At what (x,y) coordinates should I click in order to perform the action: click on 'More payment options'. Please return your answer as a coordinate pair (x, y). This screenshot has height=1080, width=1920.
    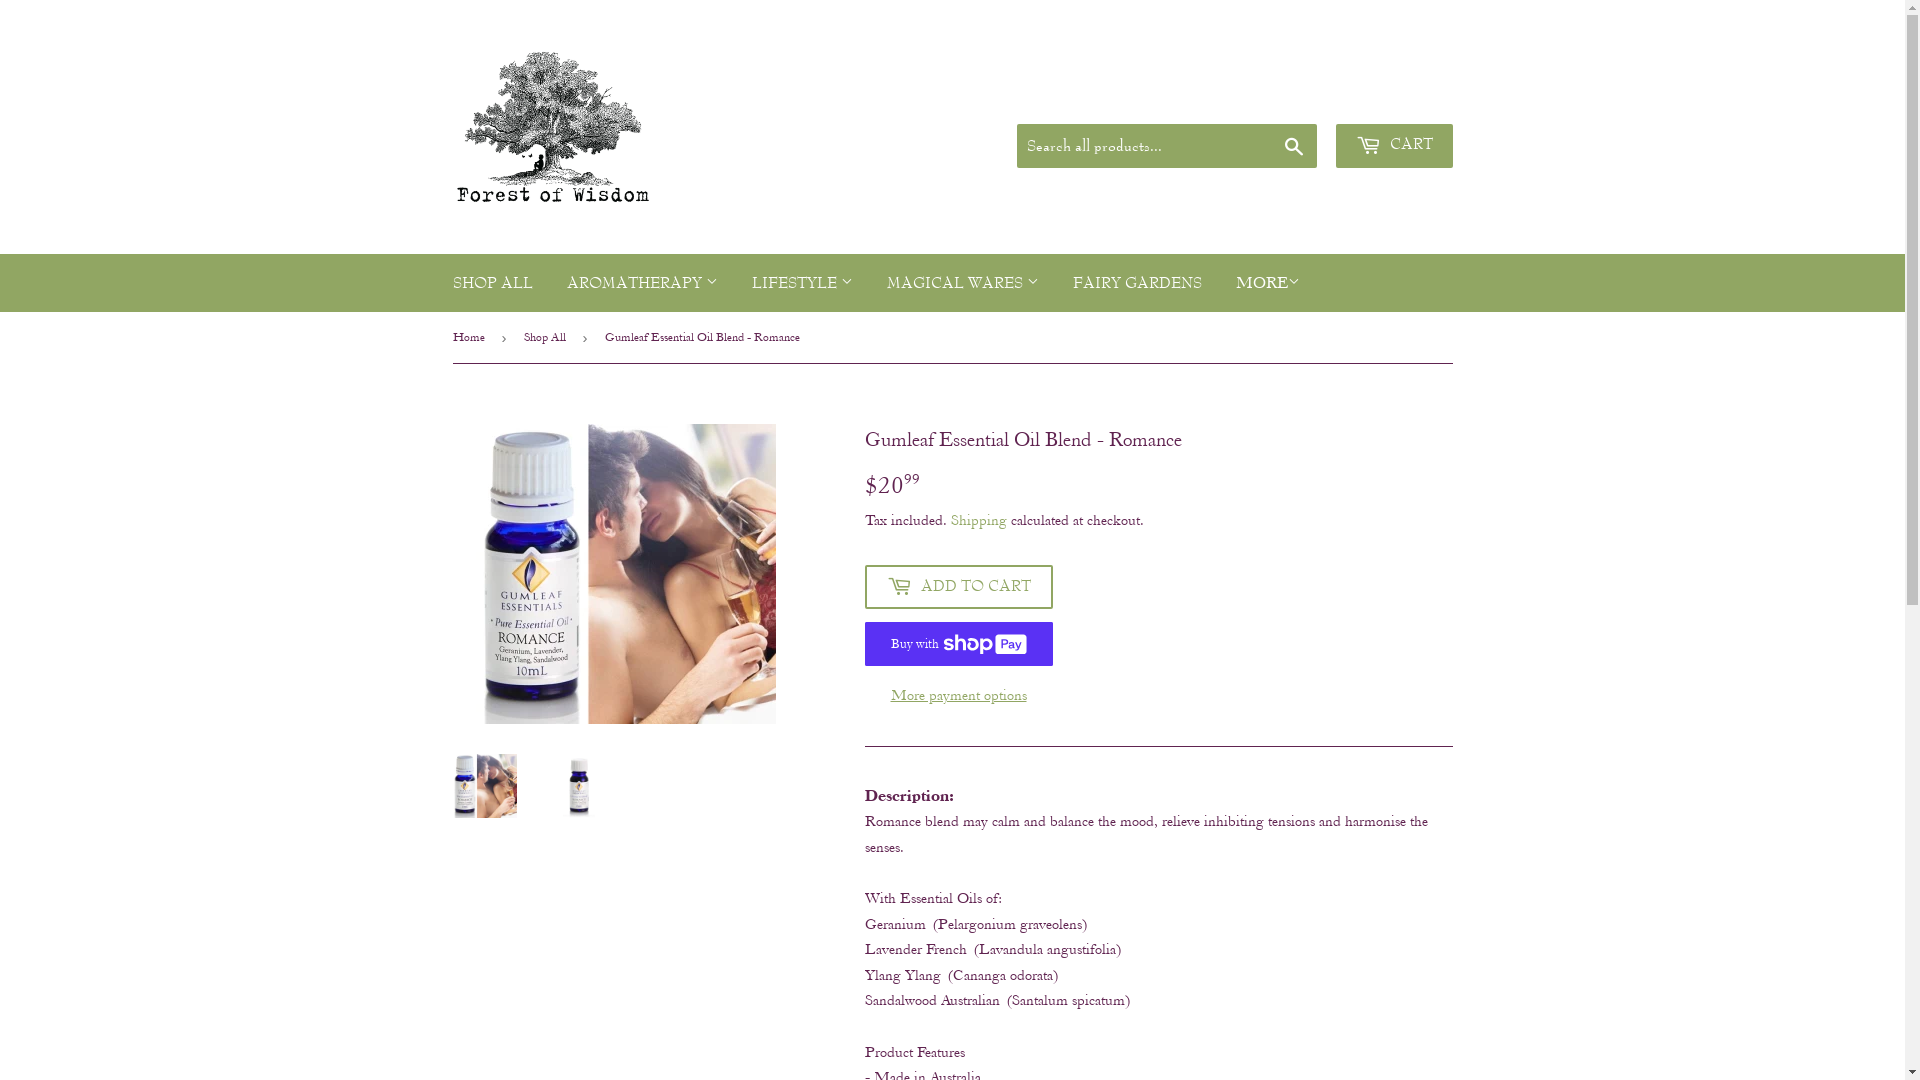
    Looking at the image, I should click on (957, 694).